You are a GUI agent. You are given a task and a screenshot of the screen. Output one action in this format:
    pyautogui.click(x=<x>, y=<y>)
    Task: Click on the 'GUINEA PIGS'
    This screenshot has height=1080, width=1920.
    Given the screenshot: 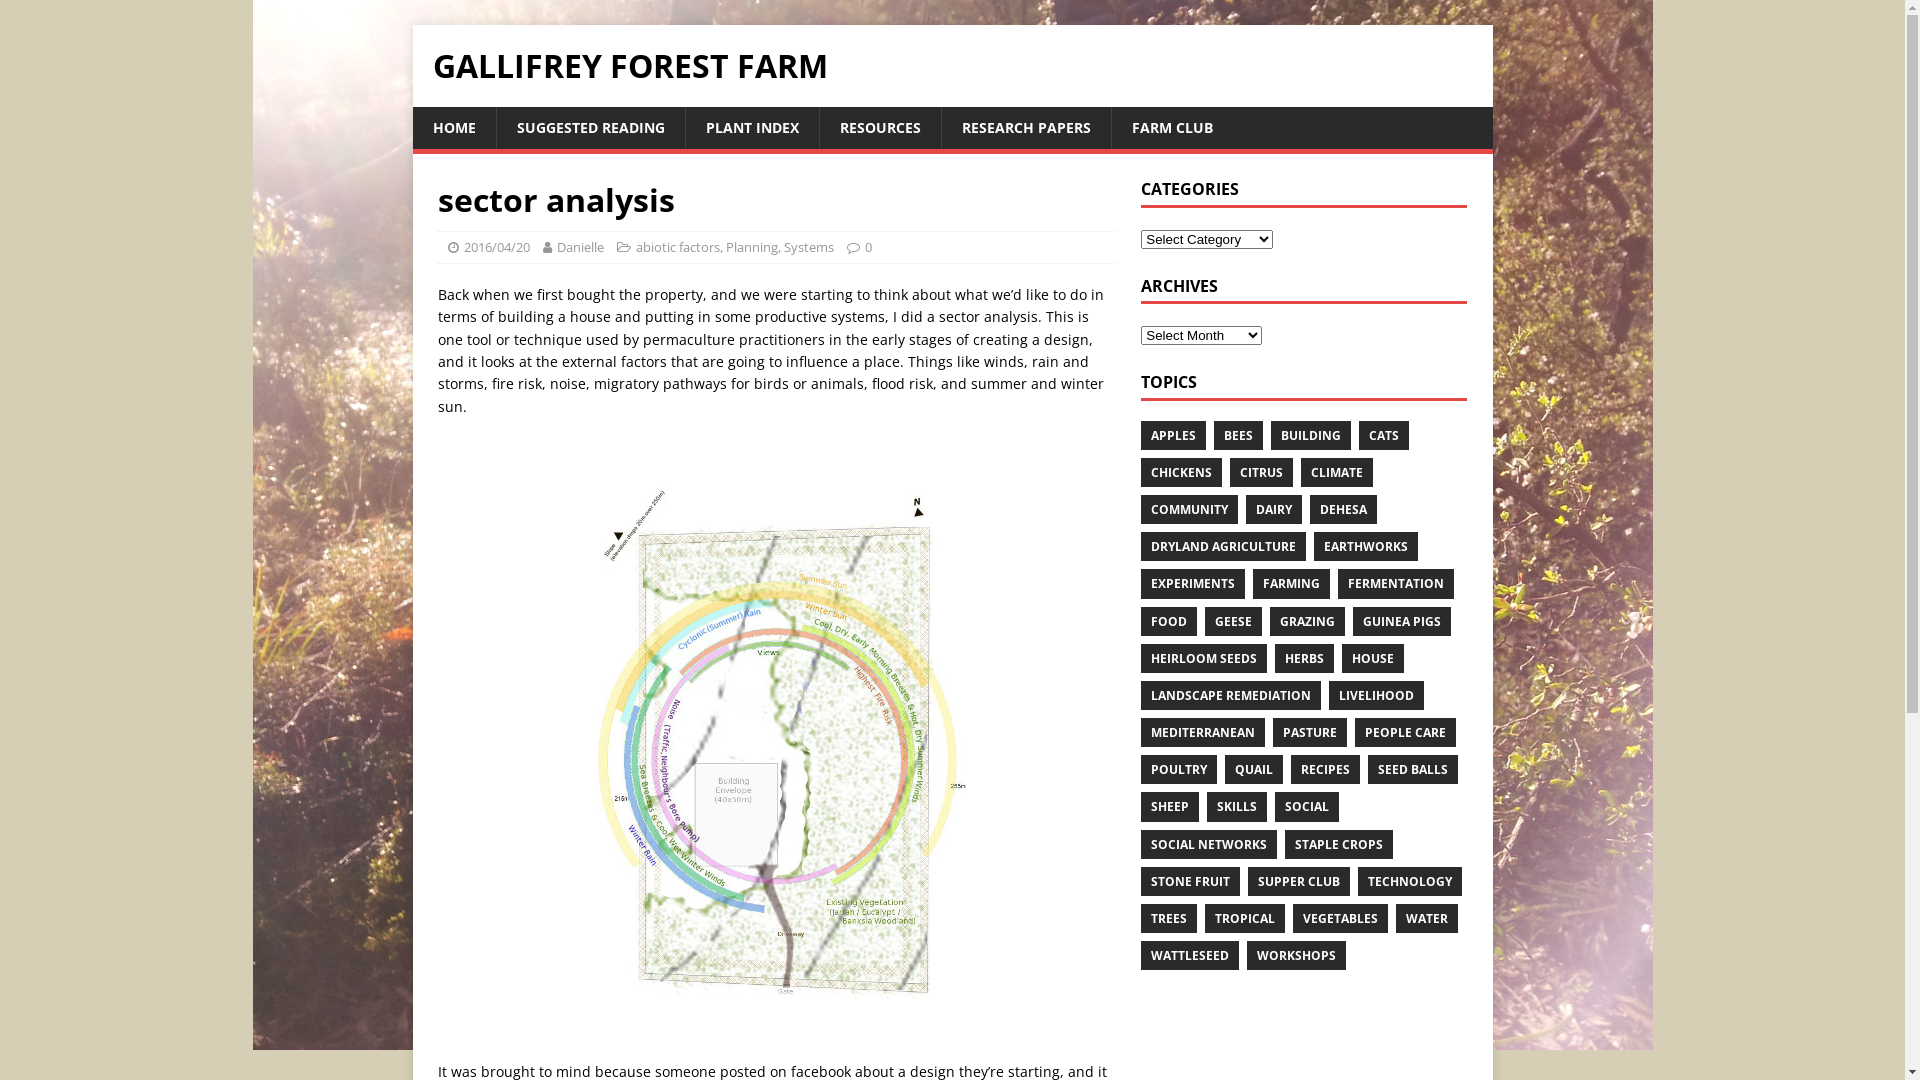 What is the action you would take?
    pyautogui.click(x=1400, y=619)
    